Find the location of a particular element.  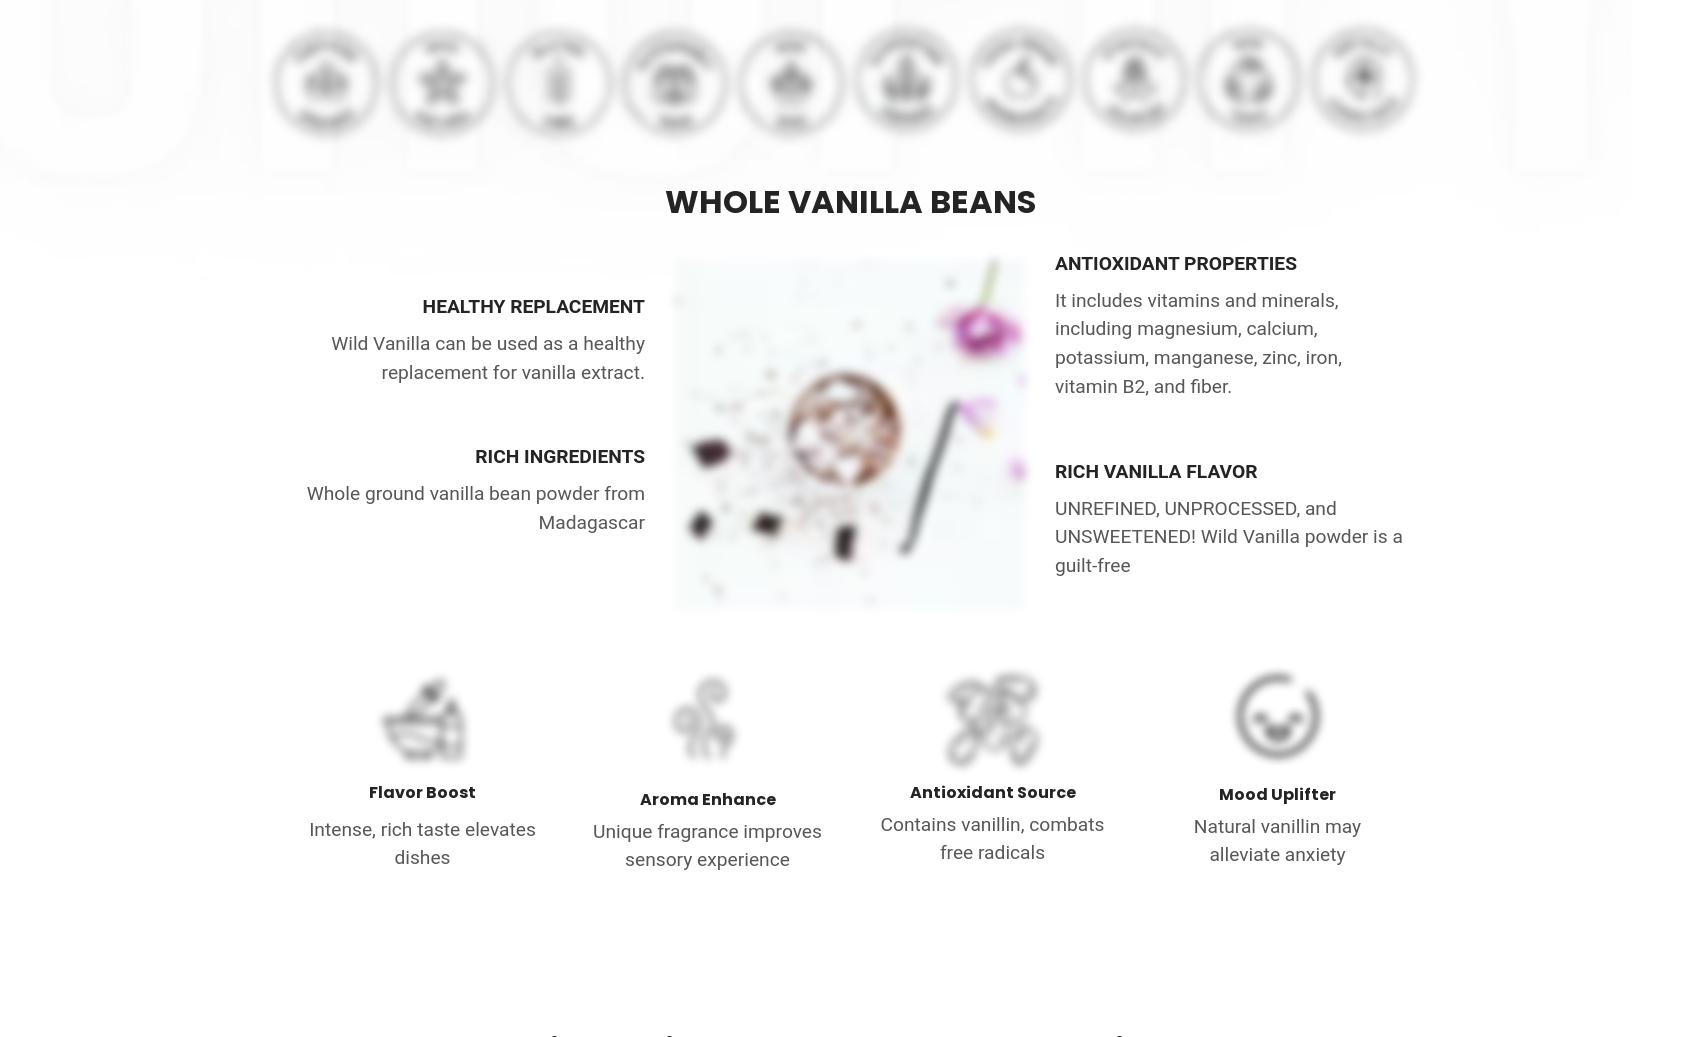

'It includes vitamins and minerals, including magnesium, calcium, potassium, manganese, zinc, iron, vitamin B2, and fiber.' is located at coordinates (1196, 341).